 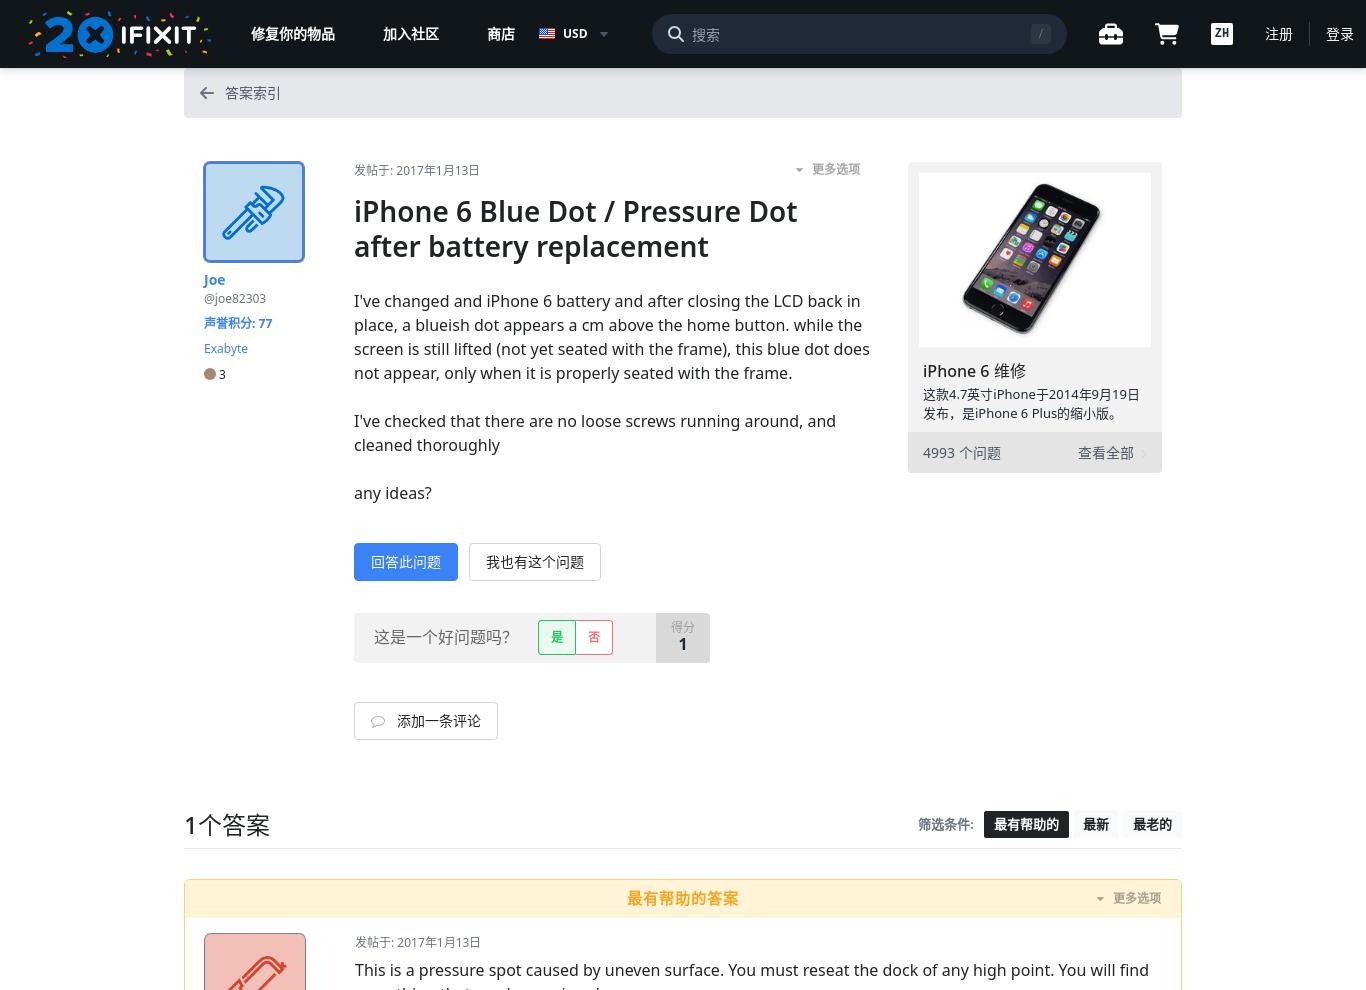 What do you see at coordinates (681, 642) in the screenshot?
I see `'1'` at bounding box center [681, 642].